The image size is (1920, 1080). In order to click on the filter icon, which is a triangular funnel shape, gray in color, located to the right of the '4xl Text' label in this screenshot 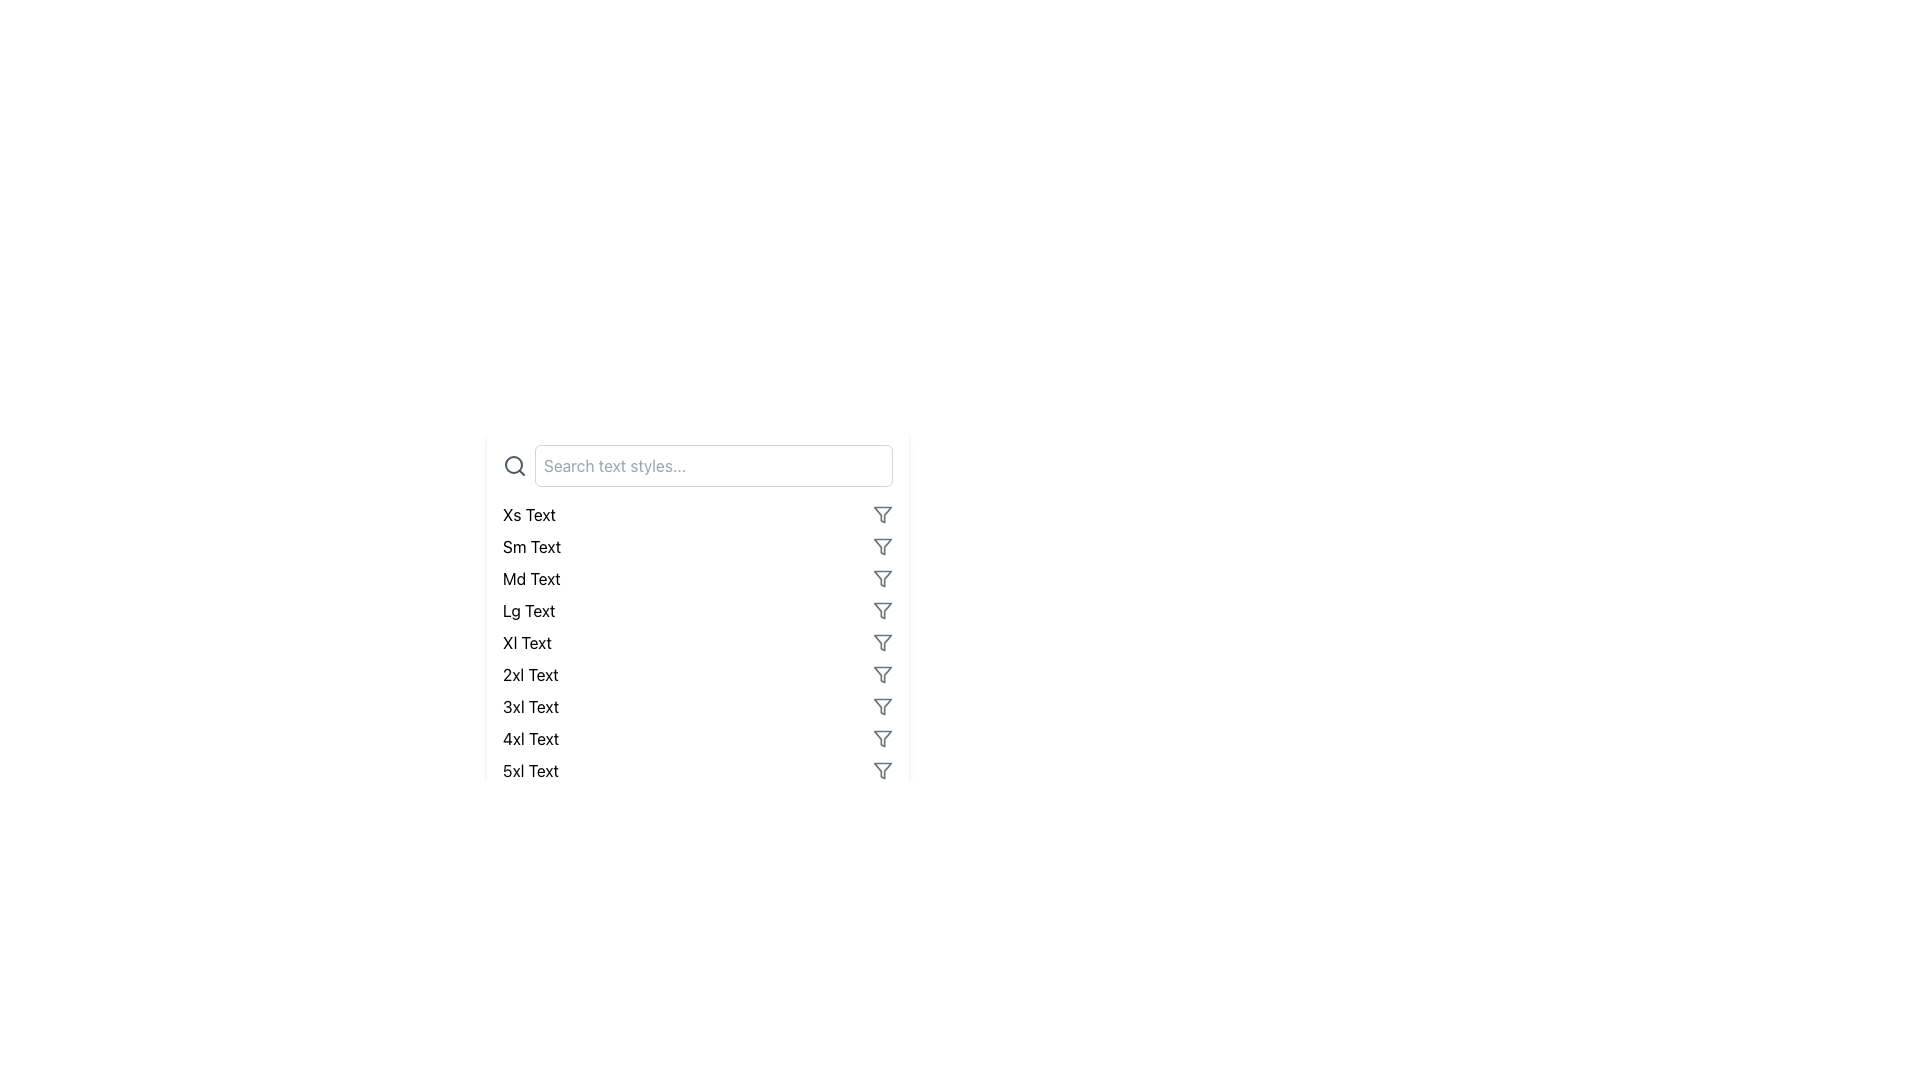, I will do `click(882, 739)`.